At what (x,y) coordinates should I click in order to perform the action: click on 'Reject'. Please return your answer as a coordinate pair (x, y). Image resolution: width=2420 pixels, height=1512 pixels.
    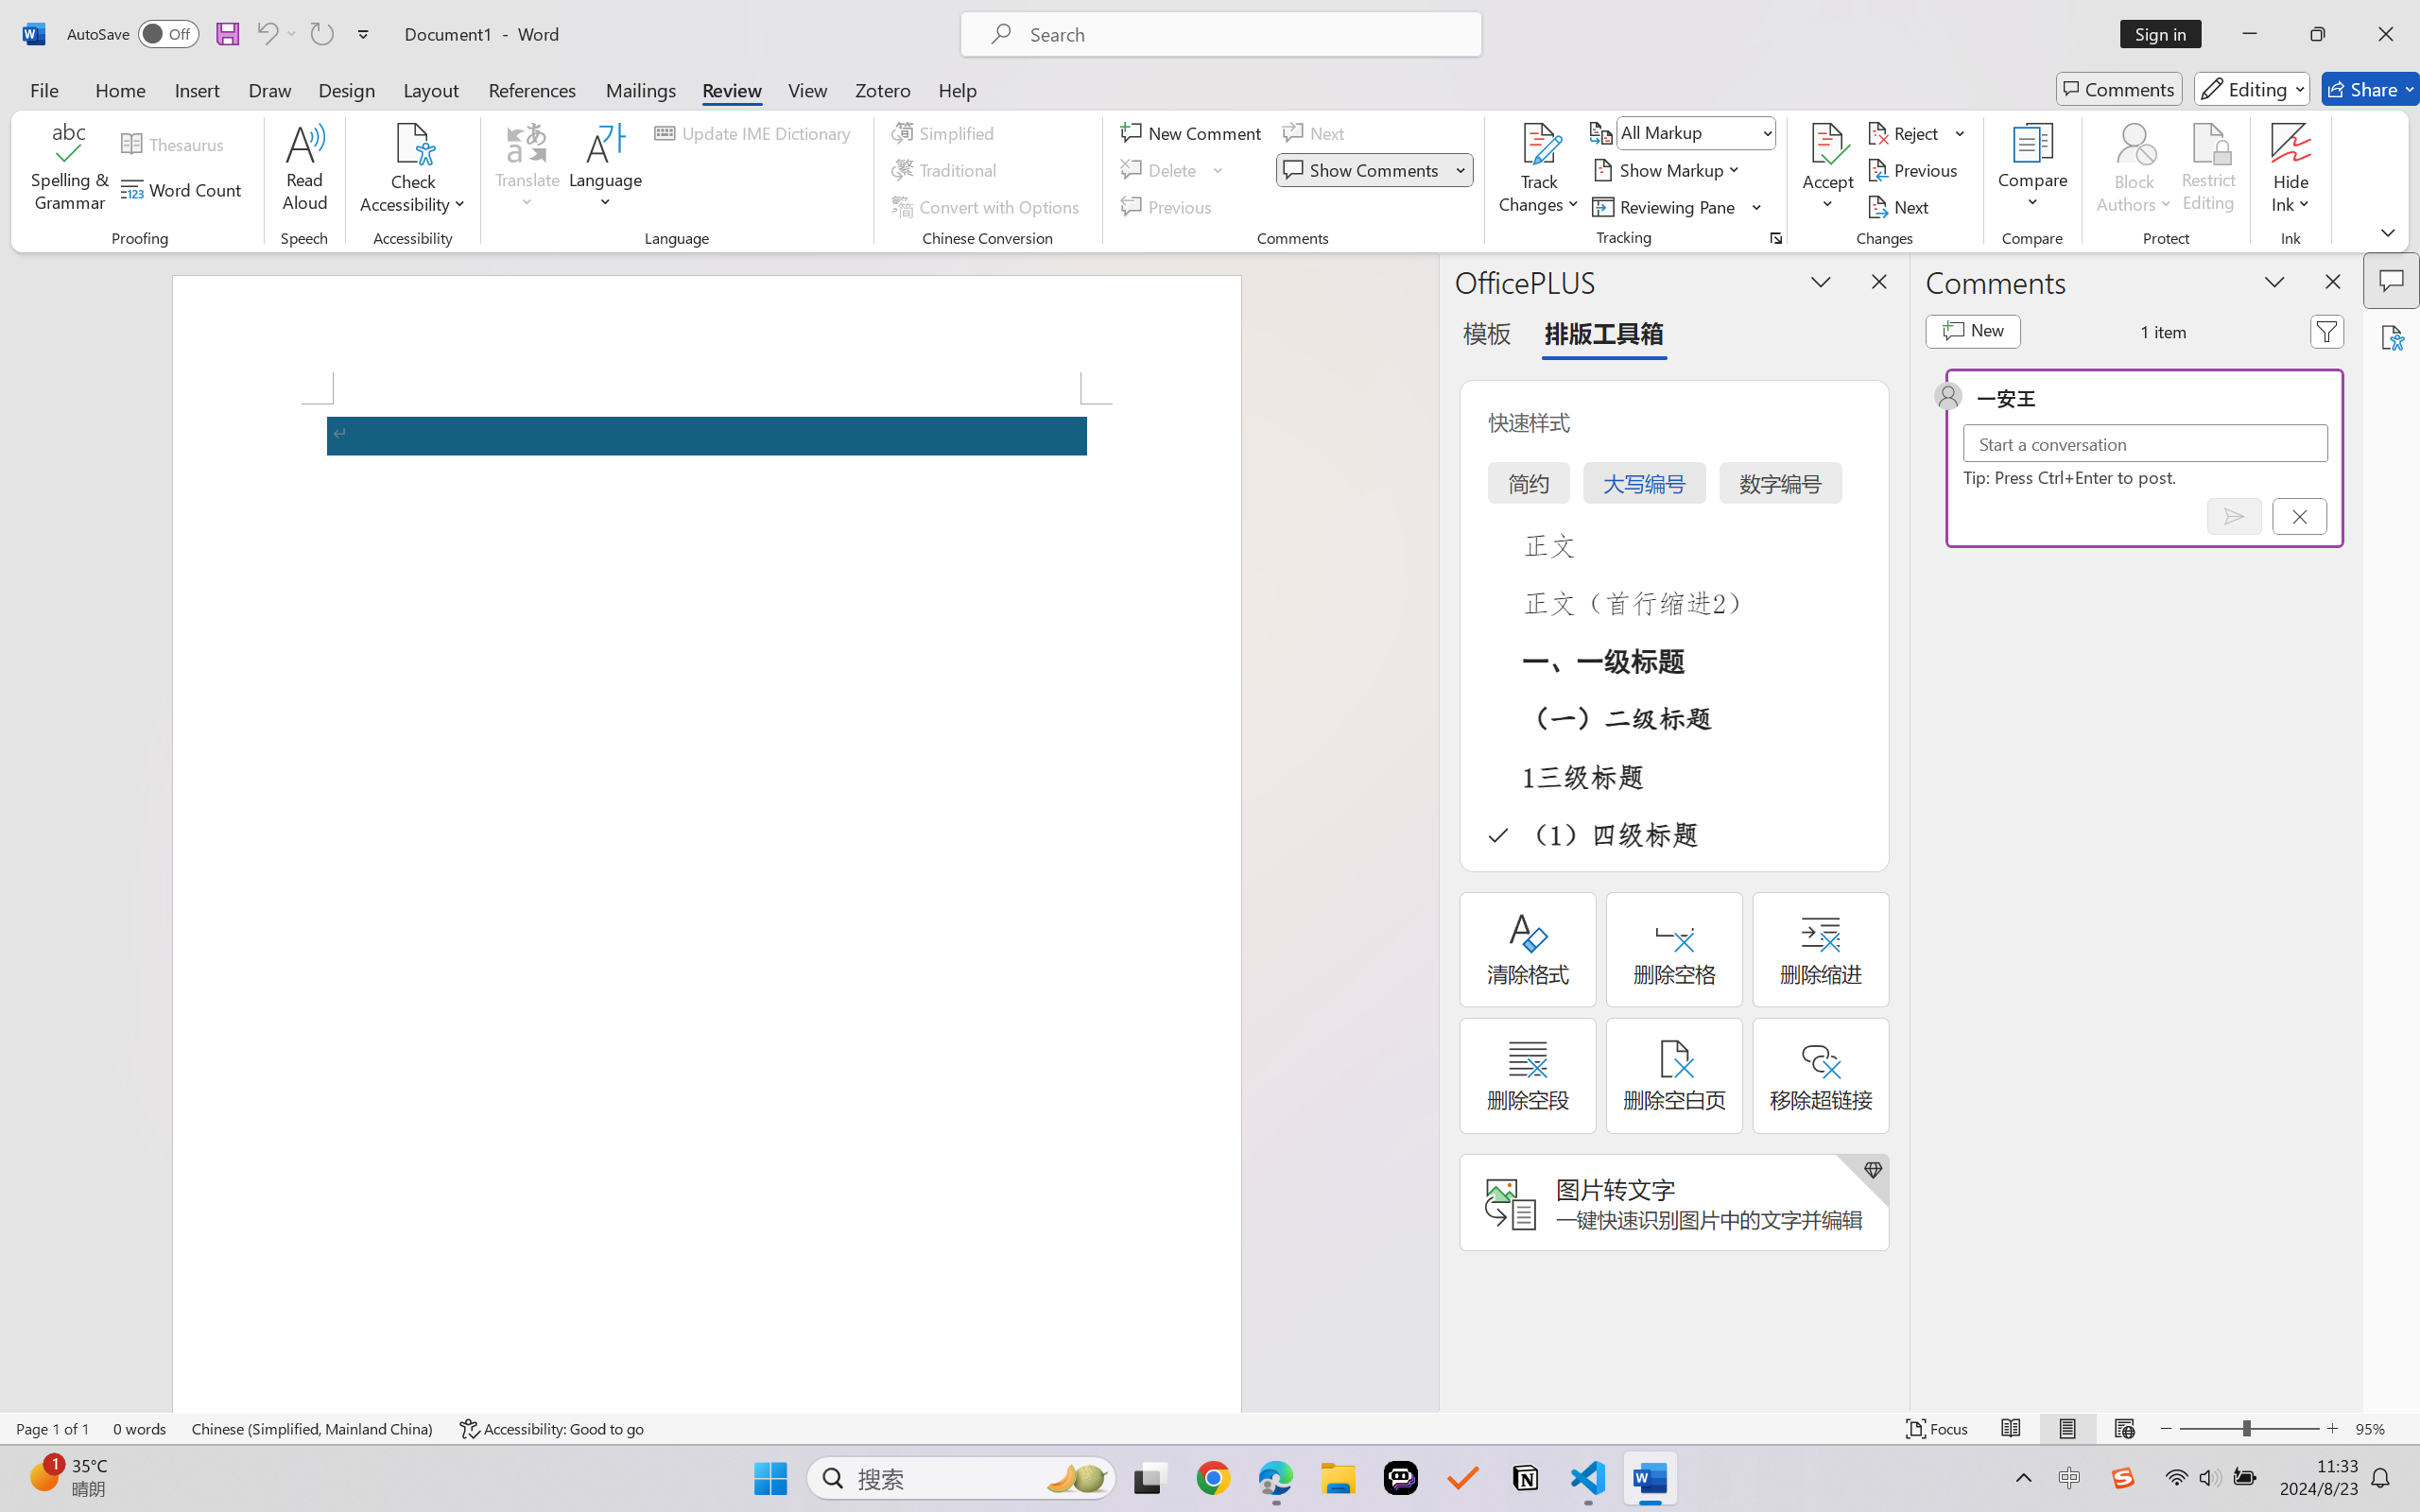
    Looking at the image, I should click on (1916, 131).